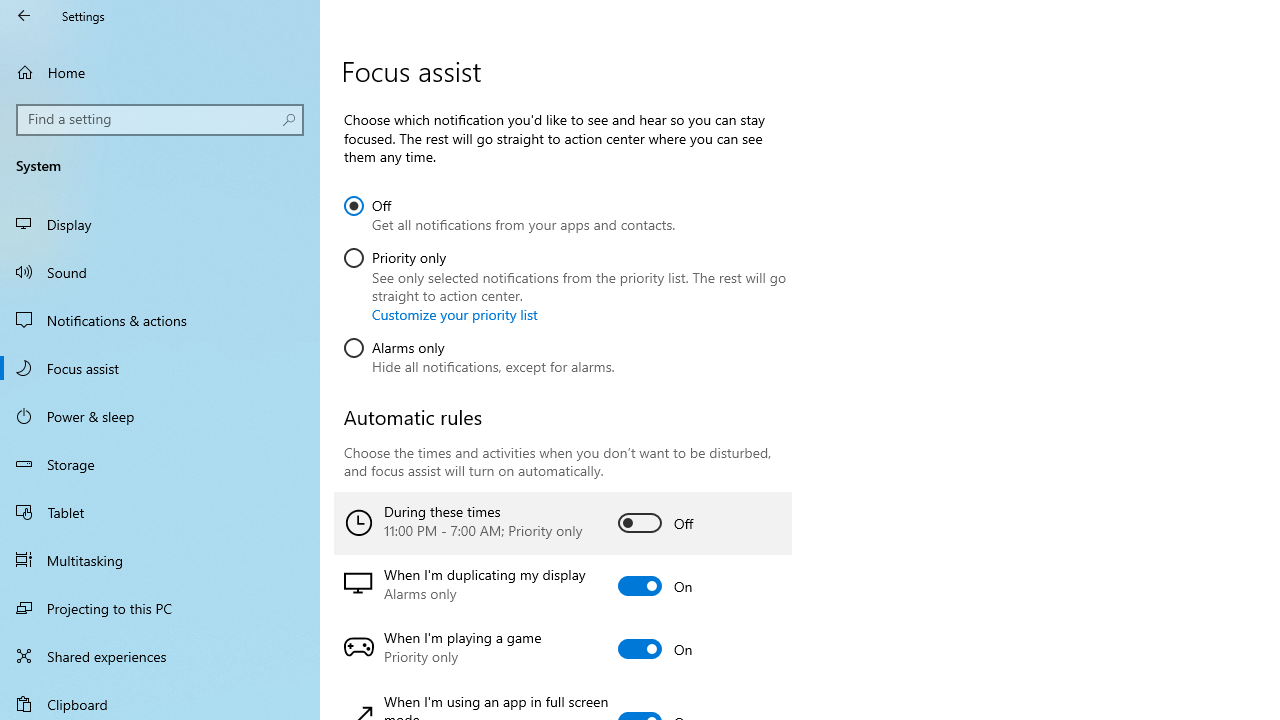  I want to click on 'Search box, Find a setting', so click(160, 119).